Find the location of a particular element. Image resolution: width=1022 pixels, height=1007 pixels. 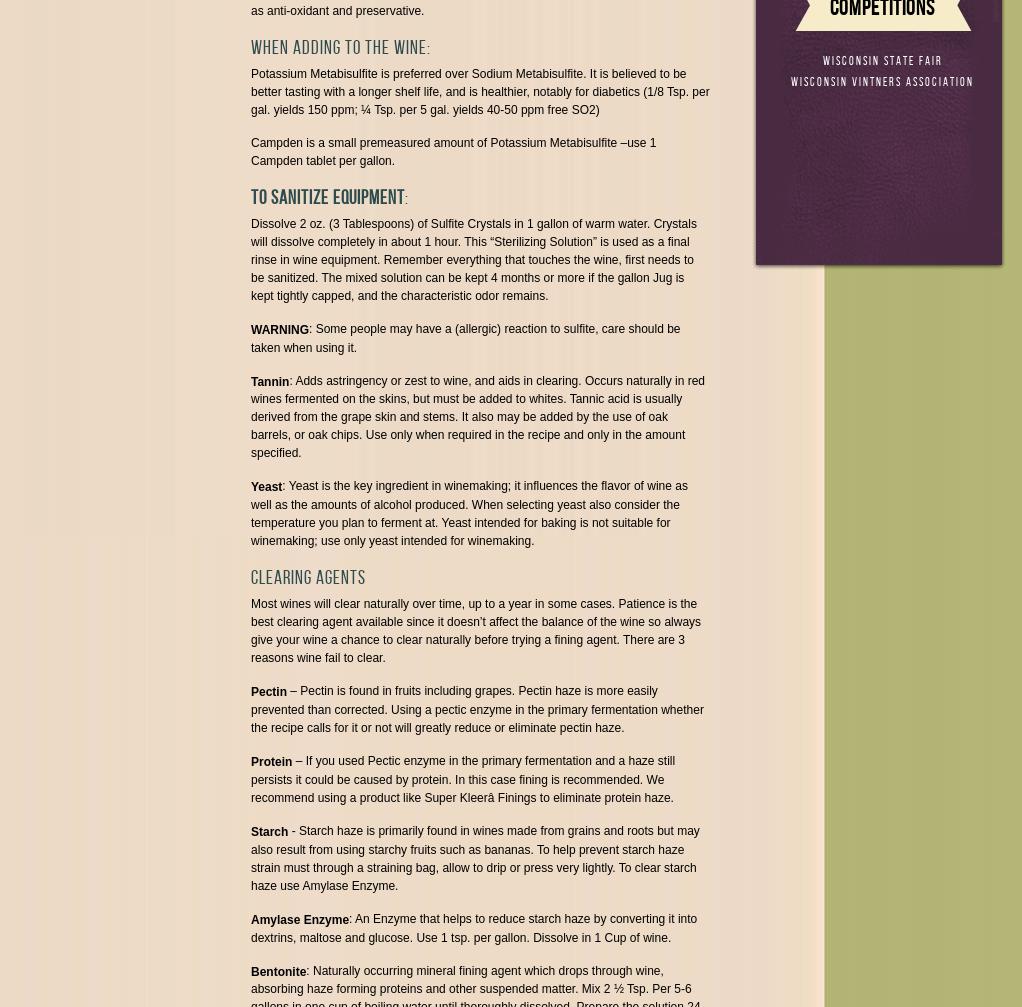

'Wisconsin Vintners Association' is located at coordinates (791, 80).